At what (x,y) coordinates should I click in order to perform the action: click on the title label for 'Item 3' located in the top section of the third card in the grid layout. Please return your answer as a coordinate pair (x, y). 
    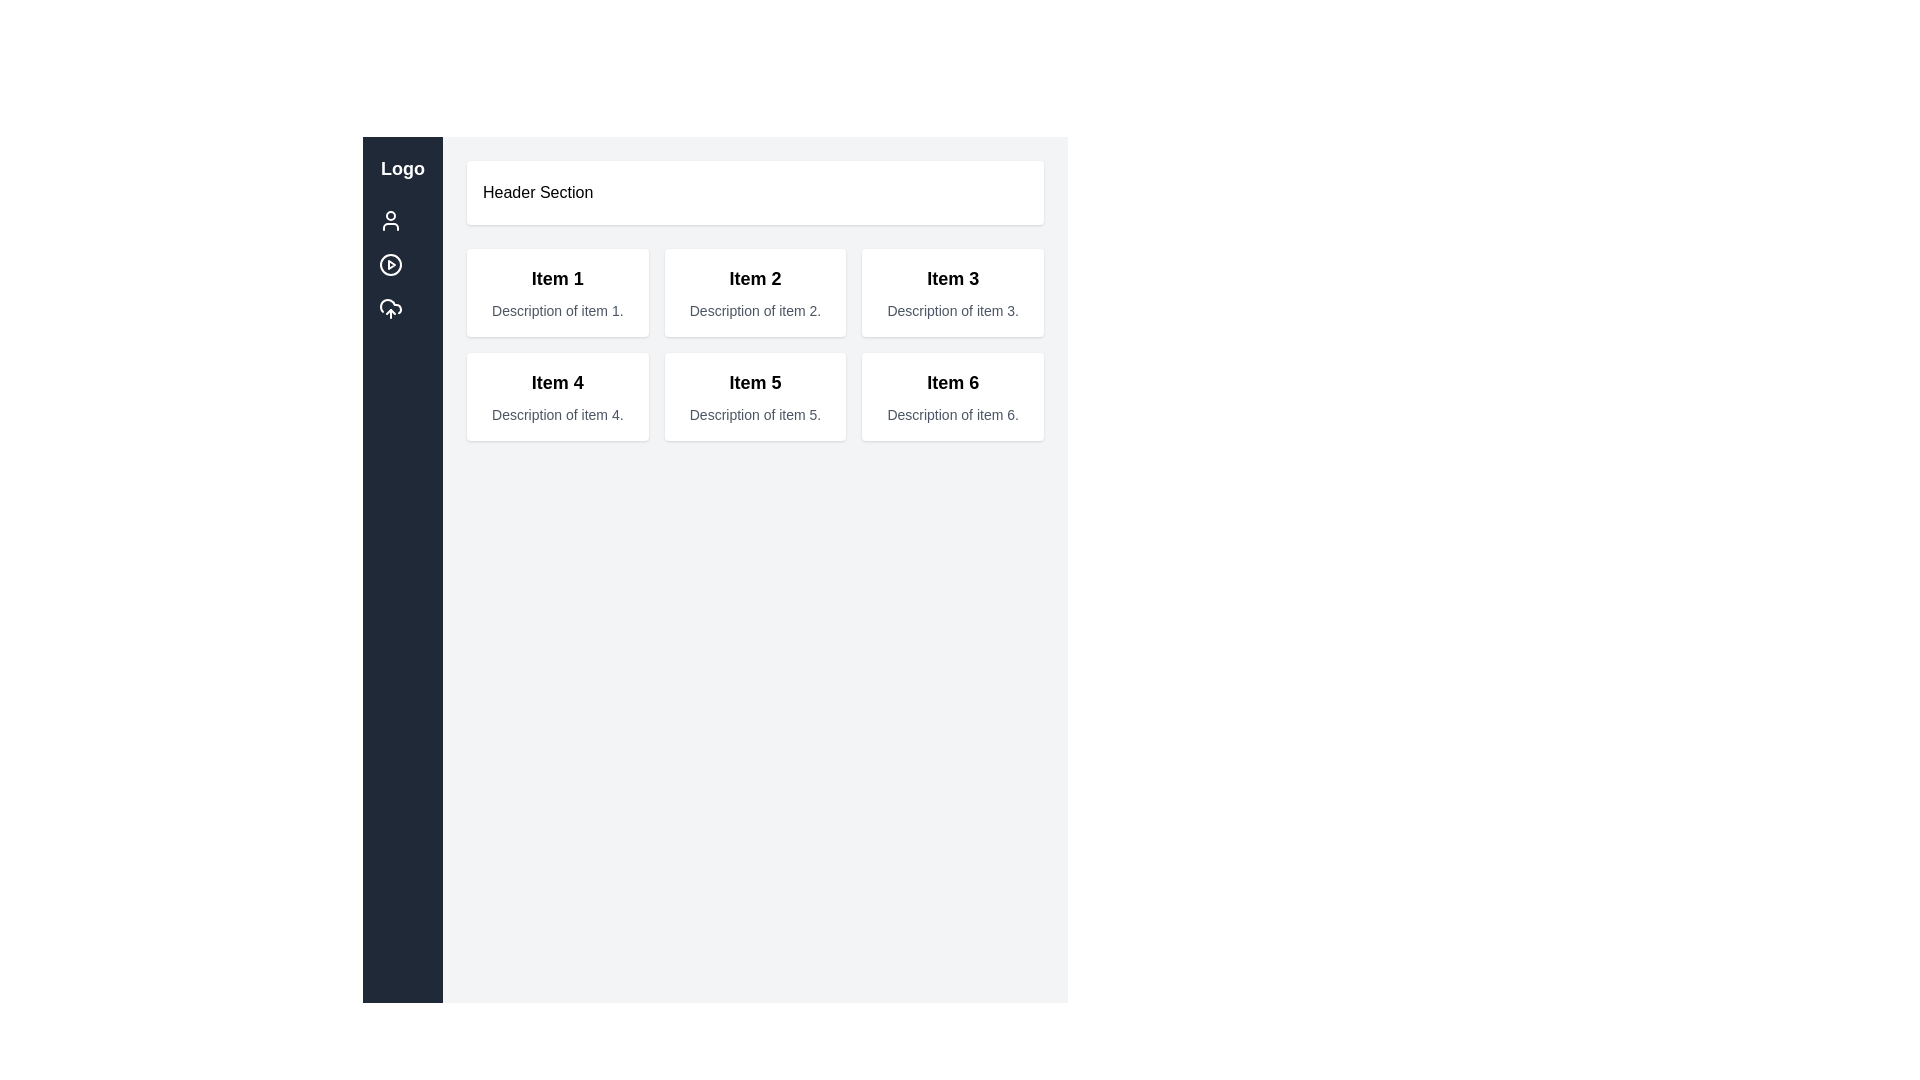
    Looking at the image, I should click on (952, 278).